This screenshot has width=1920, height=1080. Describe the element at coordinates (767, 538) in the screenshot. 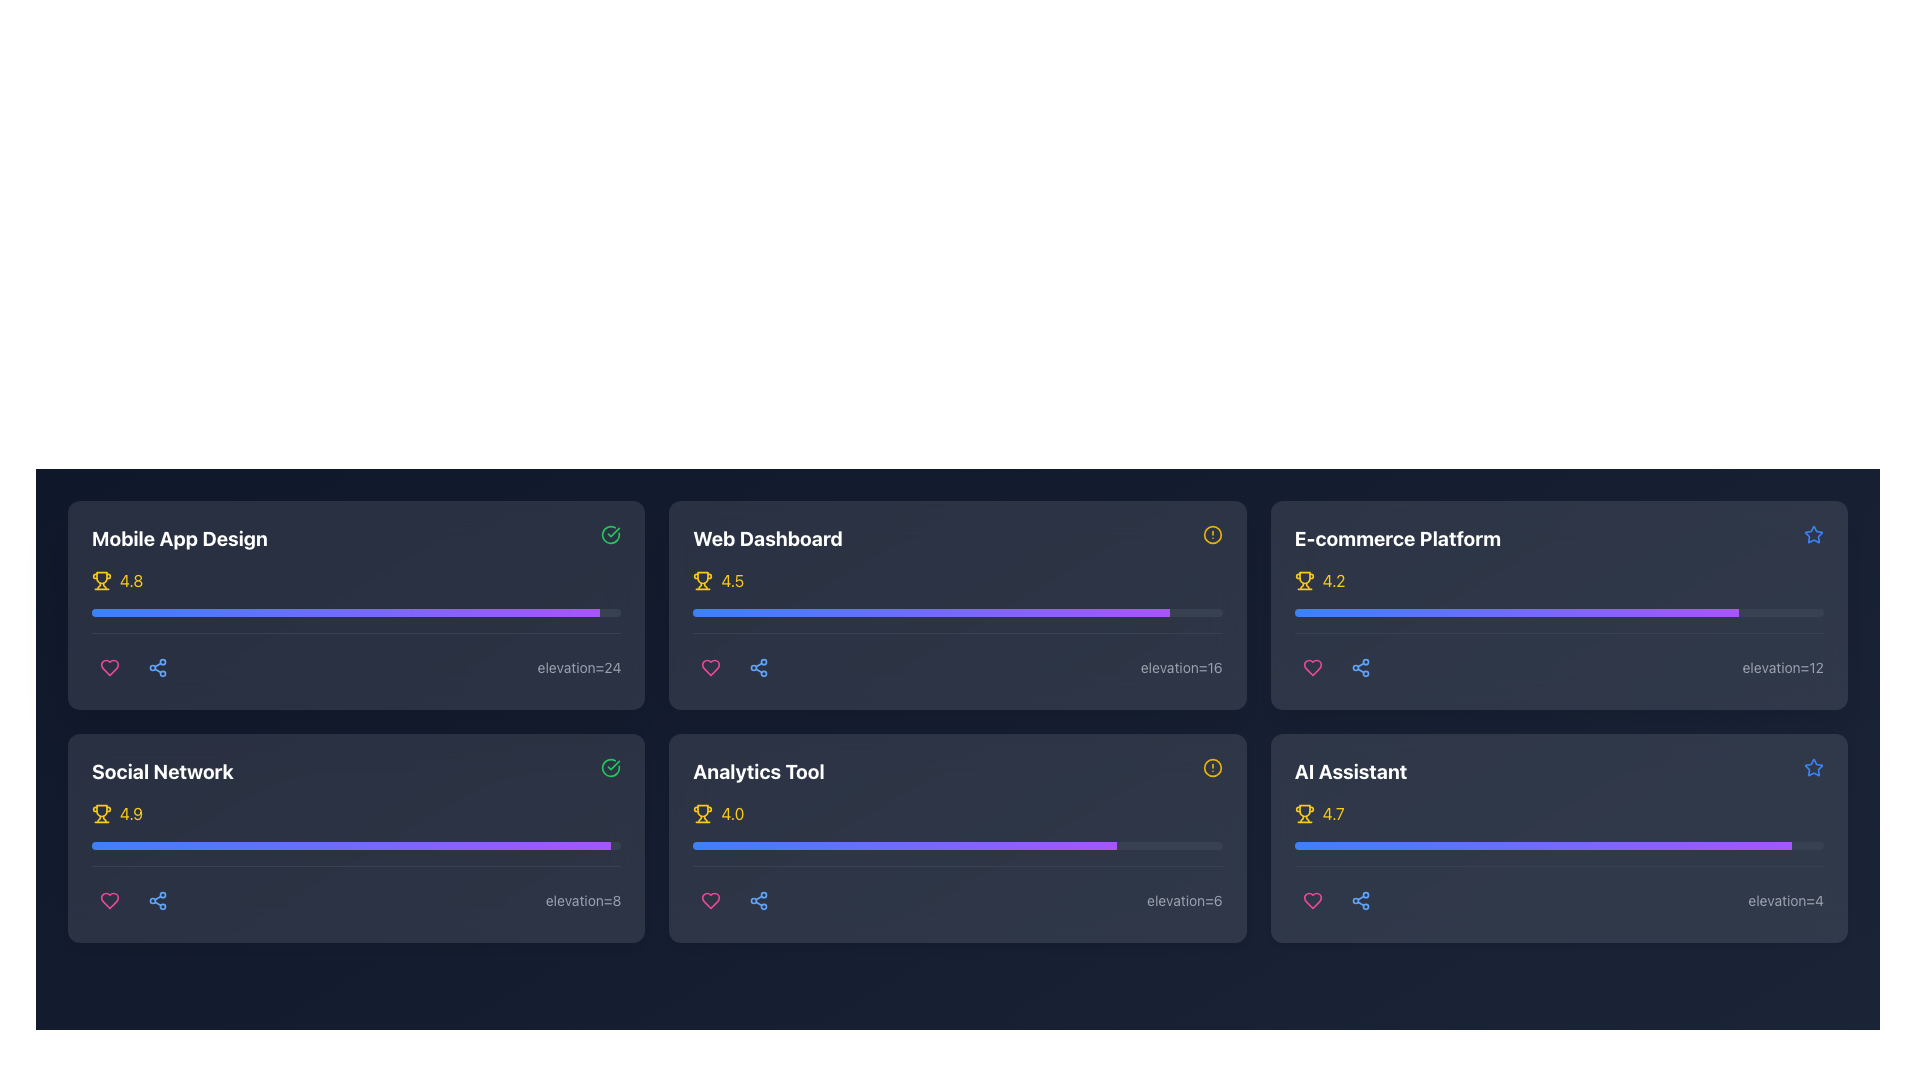

I see `text label 'Web Dashboard' located at the top-left section of the second card in the horizontal list of cards` at that location.